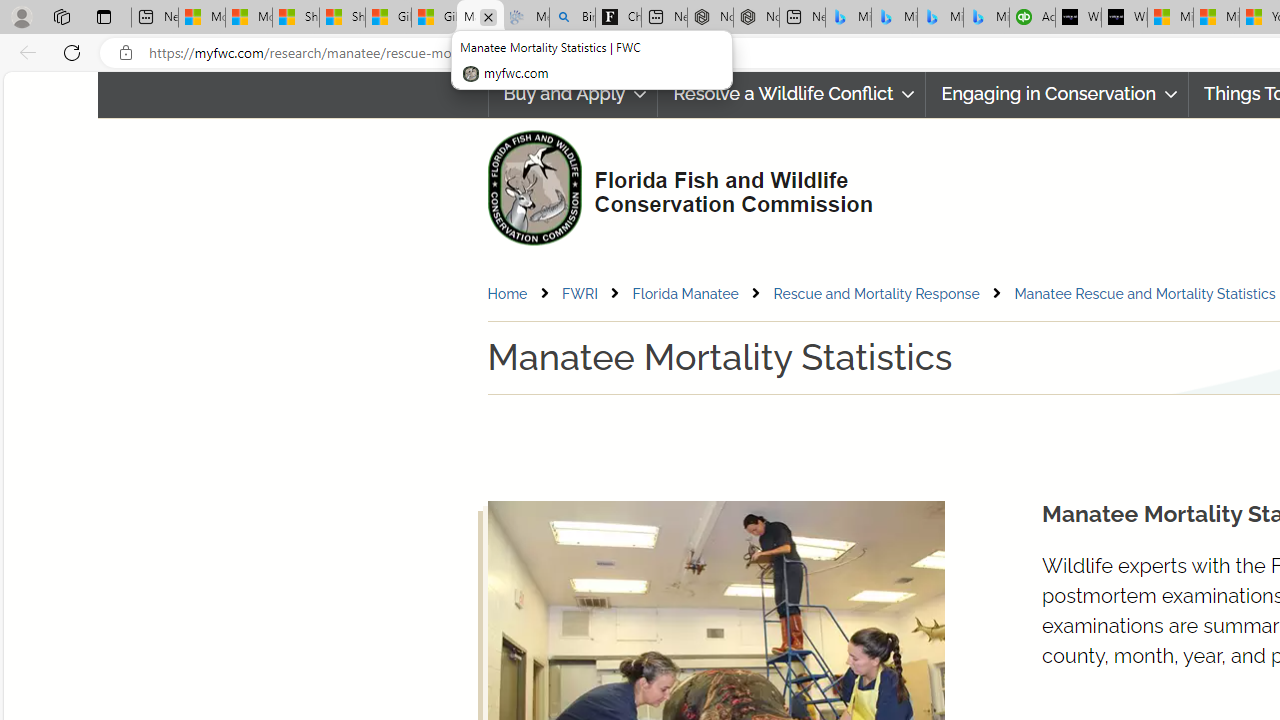 Image resolution: width=1280 pixels, height=720 pixels. Describe the element at coordinates (790, 94) in the screenshot. I see `'Resolve a Wildlife Conflict'` at that location.